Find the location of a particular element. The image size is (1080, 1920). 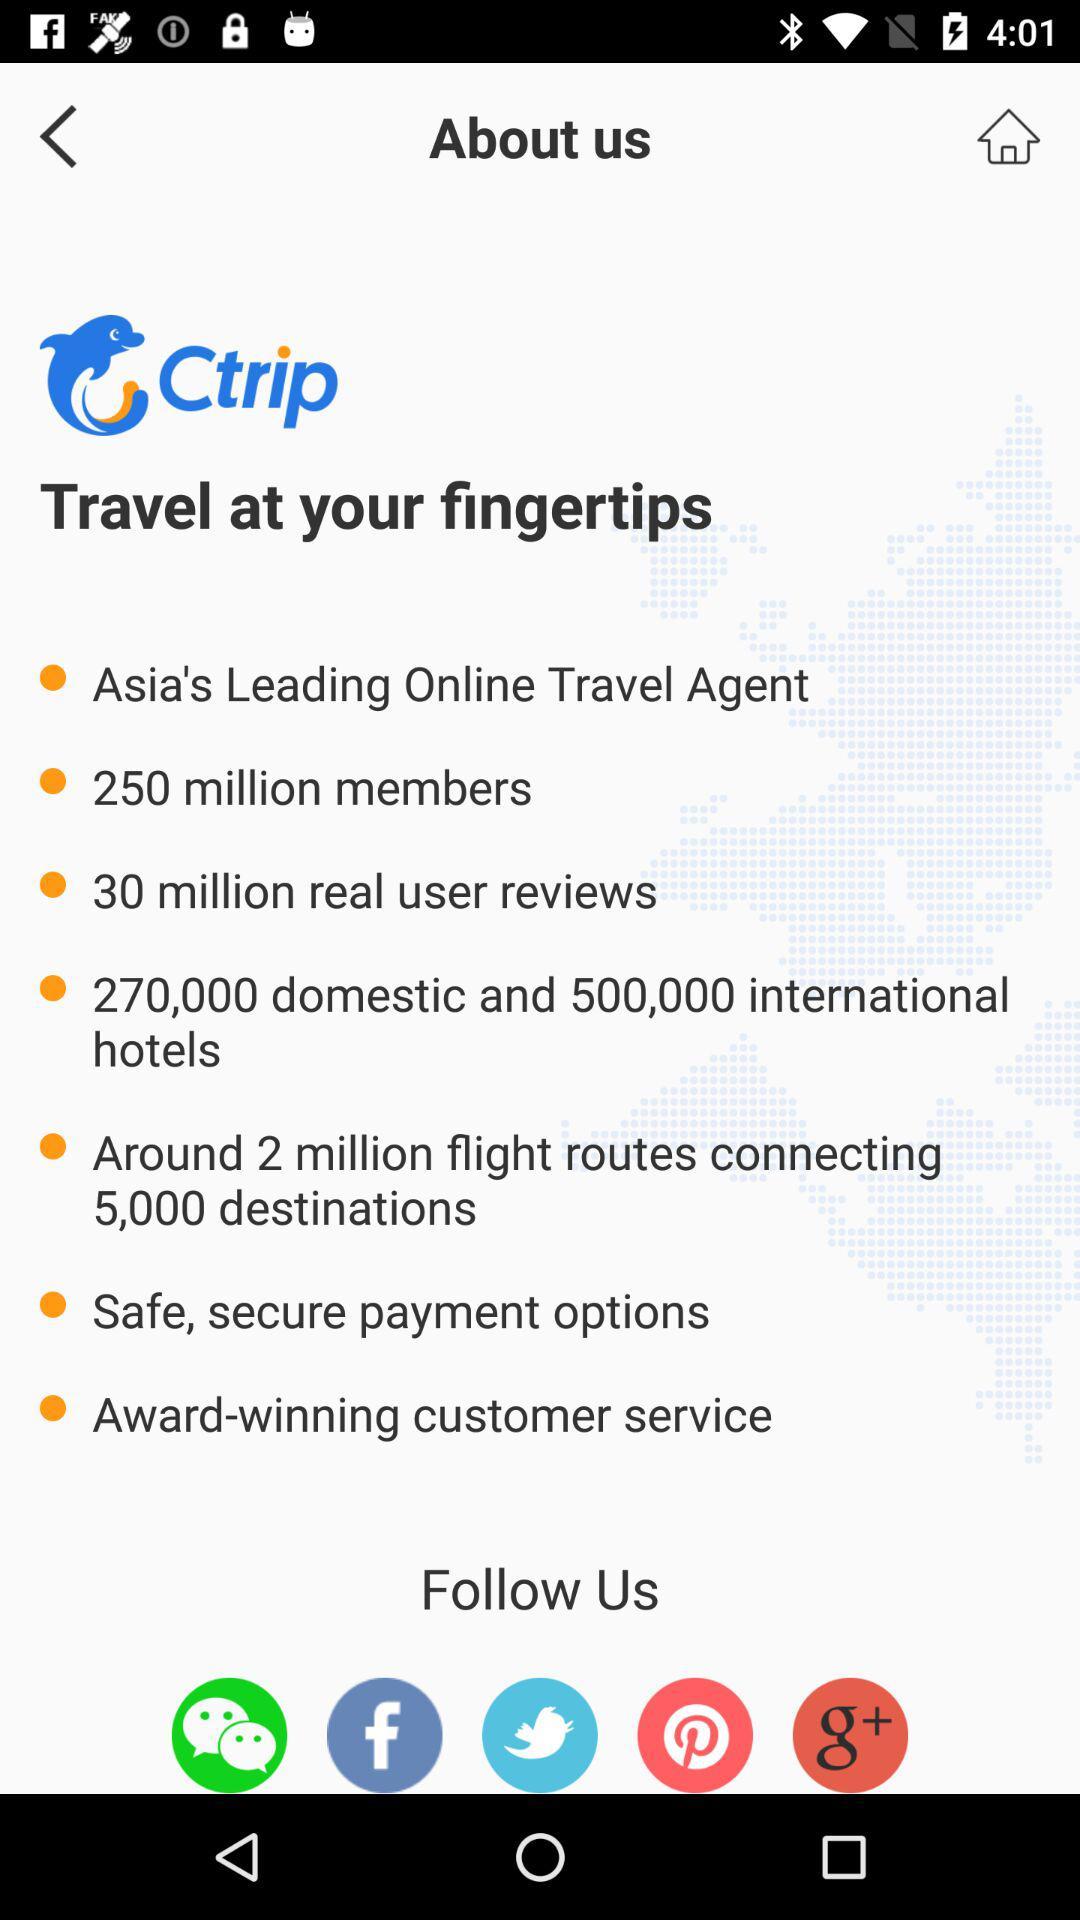

the icon at the bottom right corner is located at coordinates (850, 1734).